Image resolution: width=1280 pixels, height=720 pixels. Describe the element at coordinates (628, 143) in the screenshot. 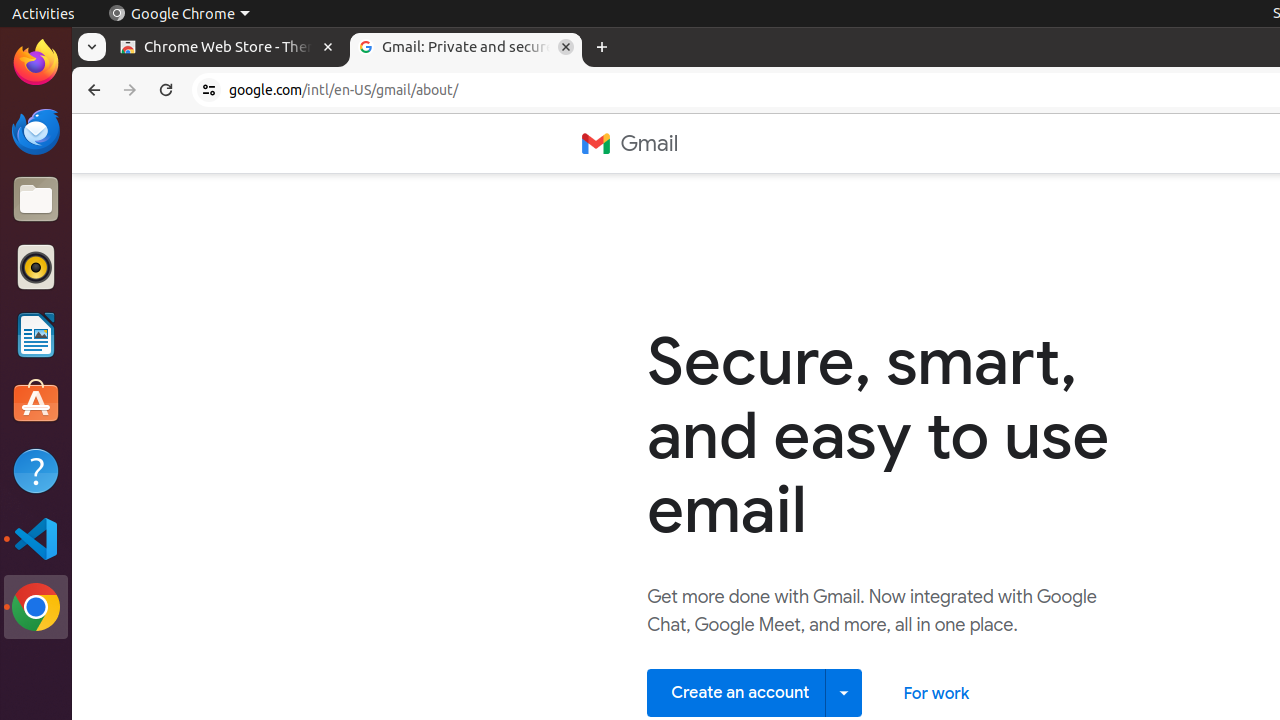

I see `'Gmail'` at that location.